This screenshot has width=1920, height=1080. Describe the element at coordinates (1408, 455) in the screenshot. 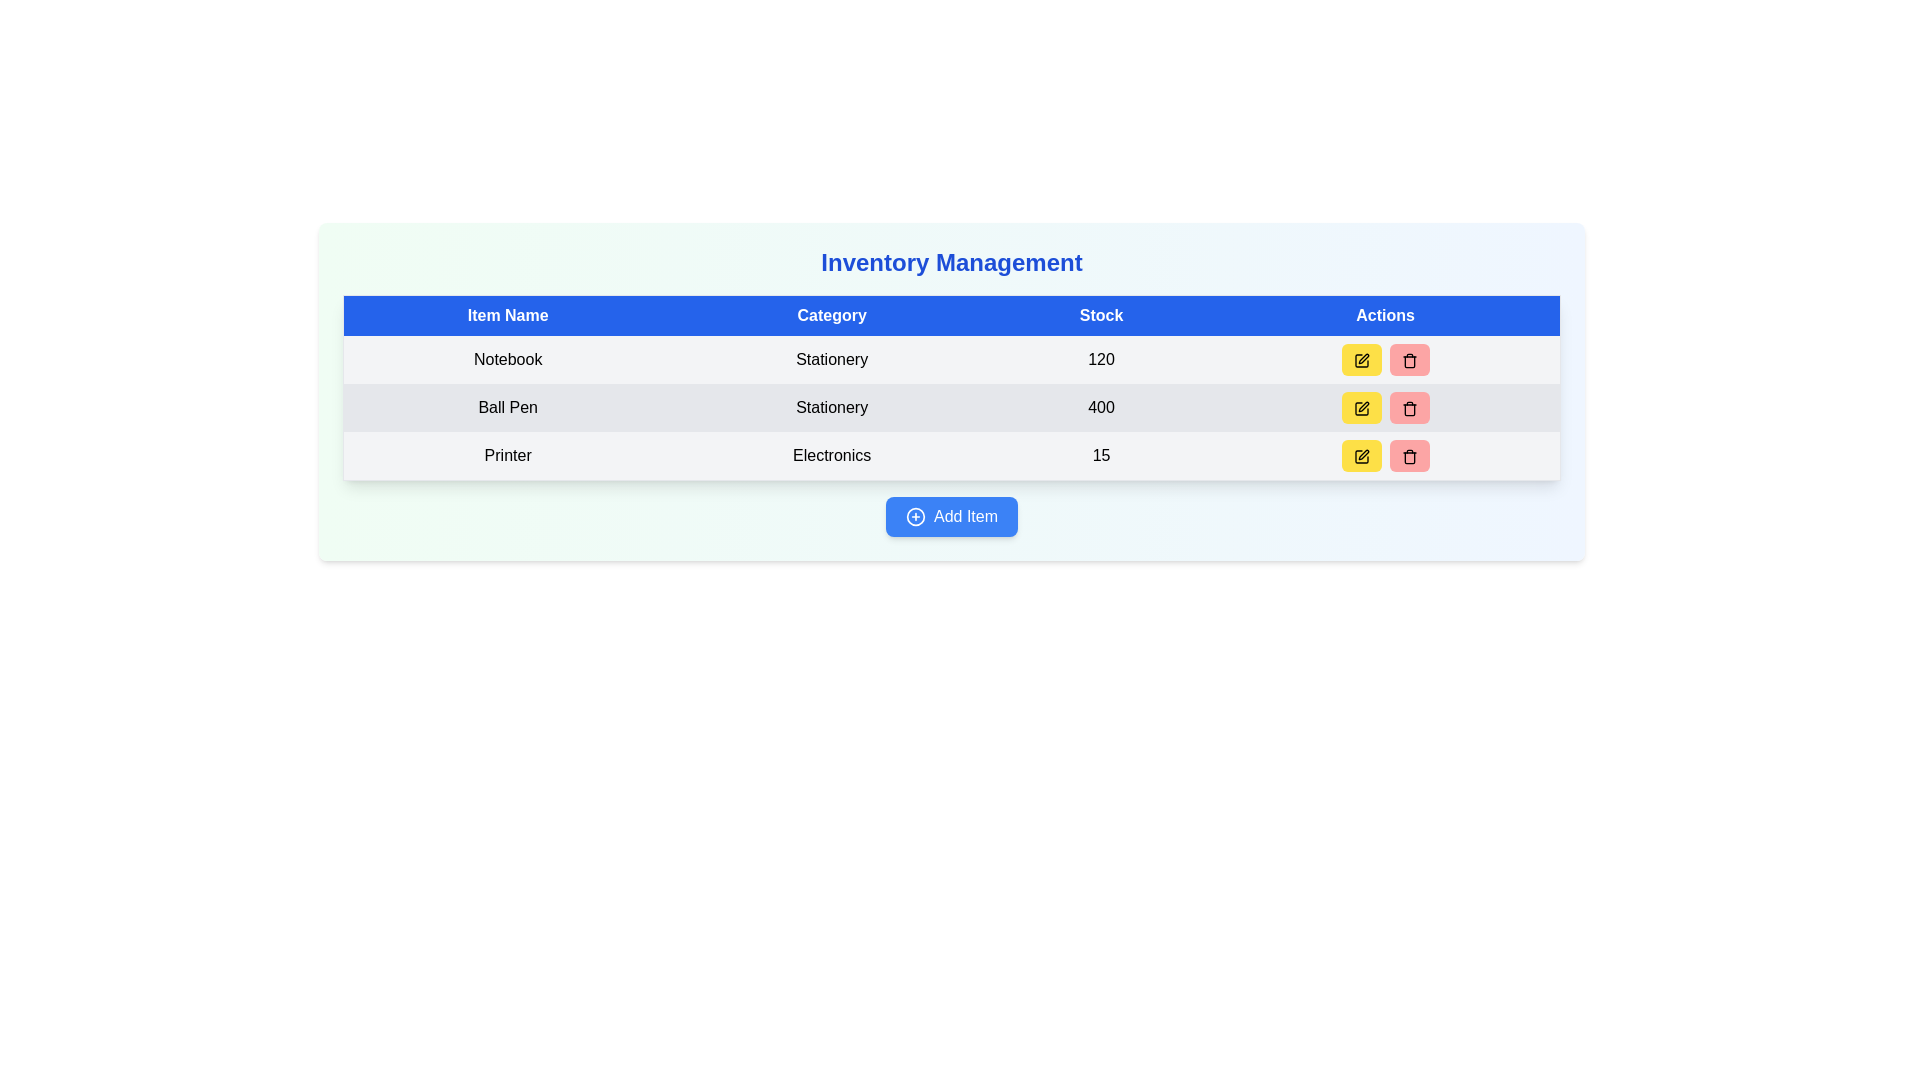

I see `the red rectangular button with rounded corners and a trash can icon located in the last row of the table under the 'Actions' column` at that location.